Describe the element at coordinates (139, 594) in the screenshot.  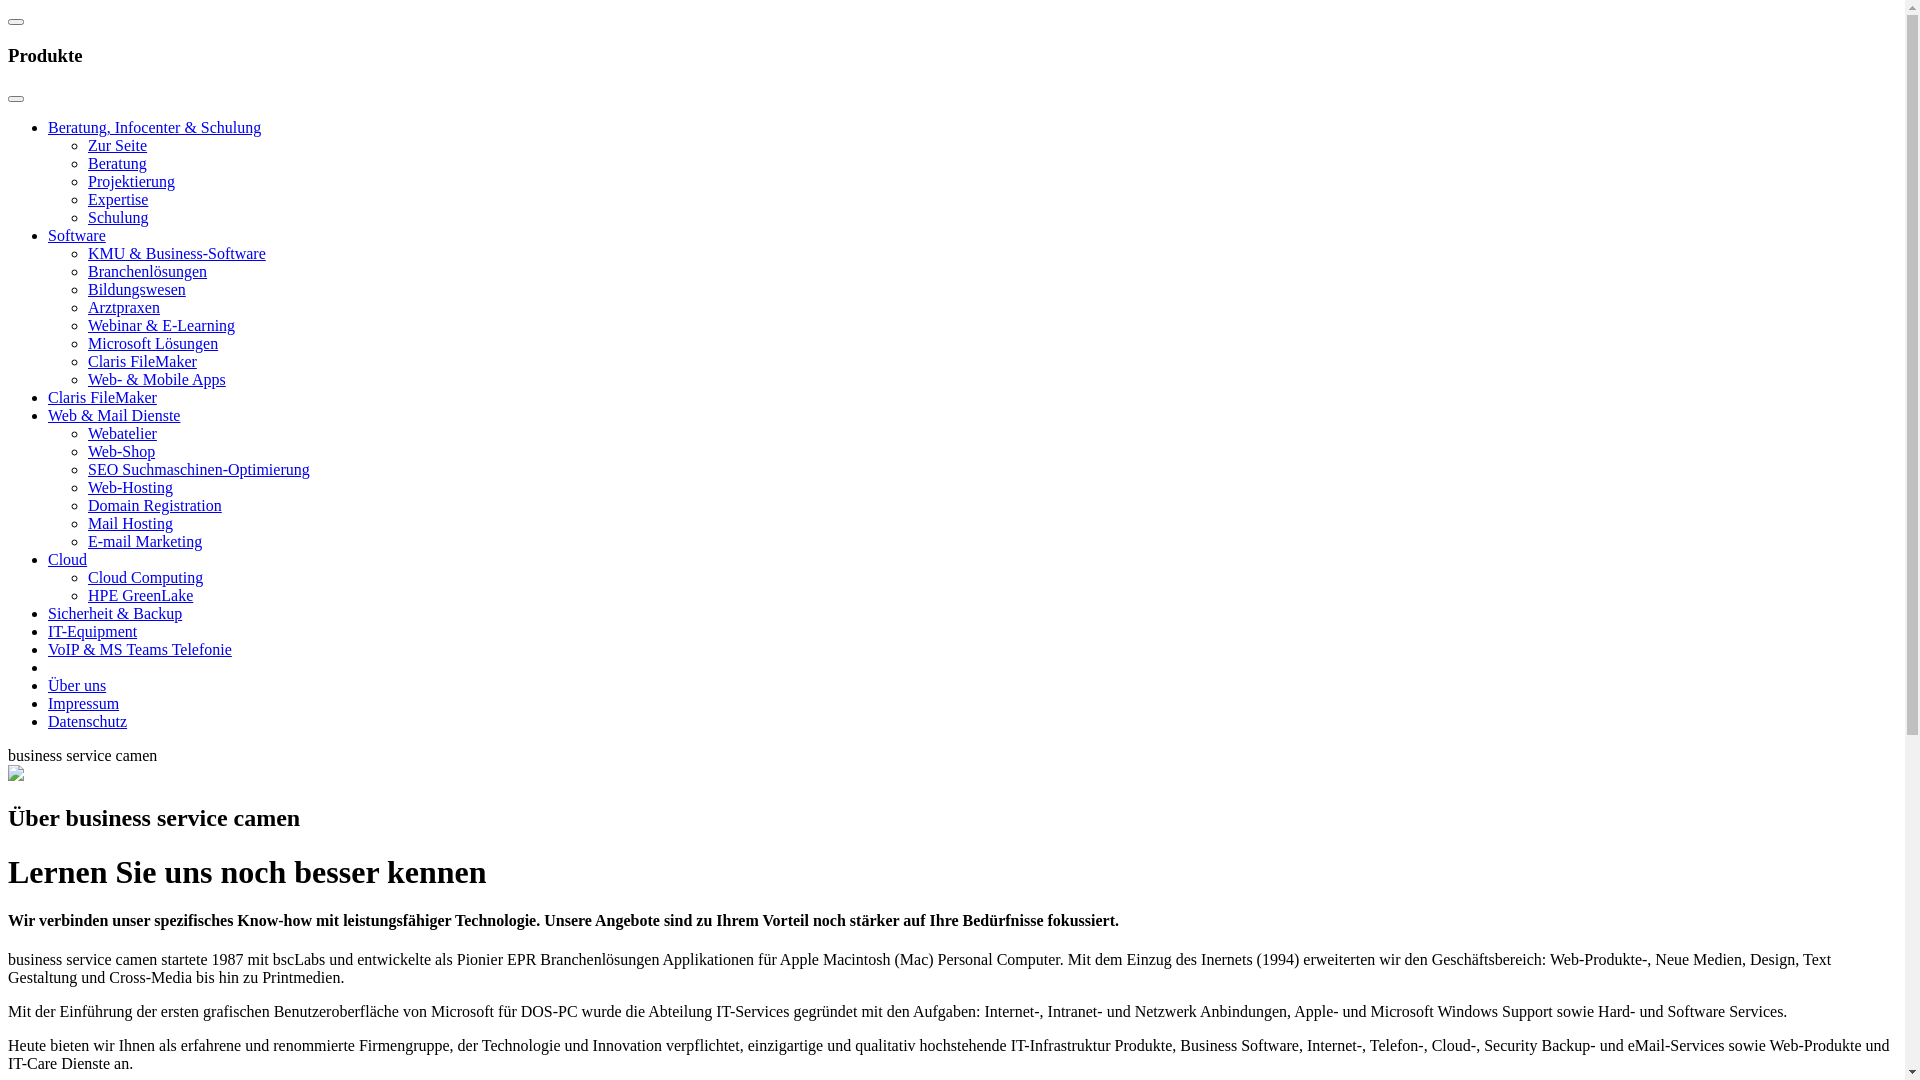
I see `'HPE GreenLake'` at that location.